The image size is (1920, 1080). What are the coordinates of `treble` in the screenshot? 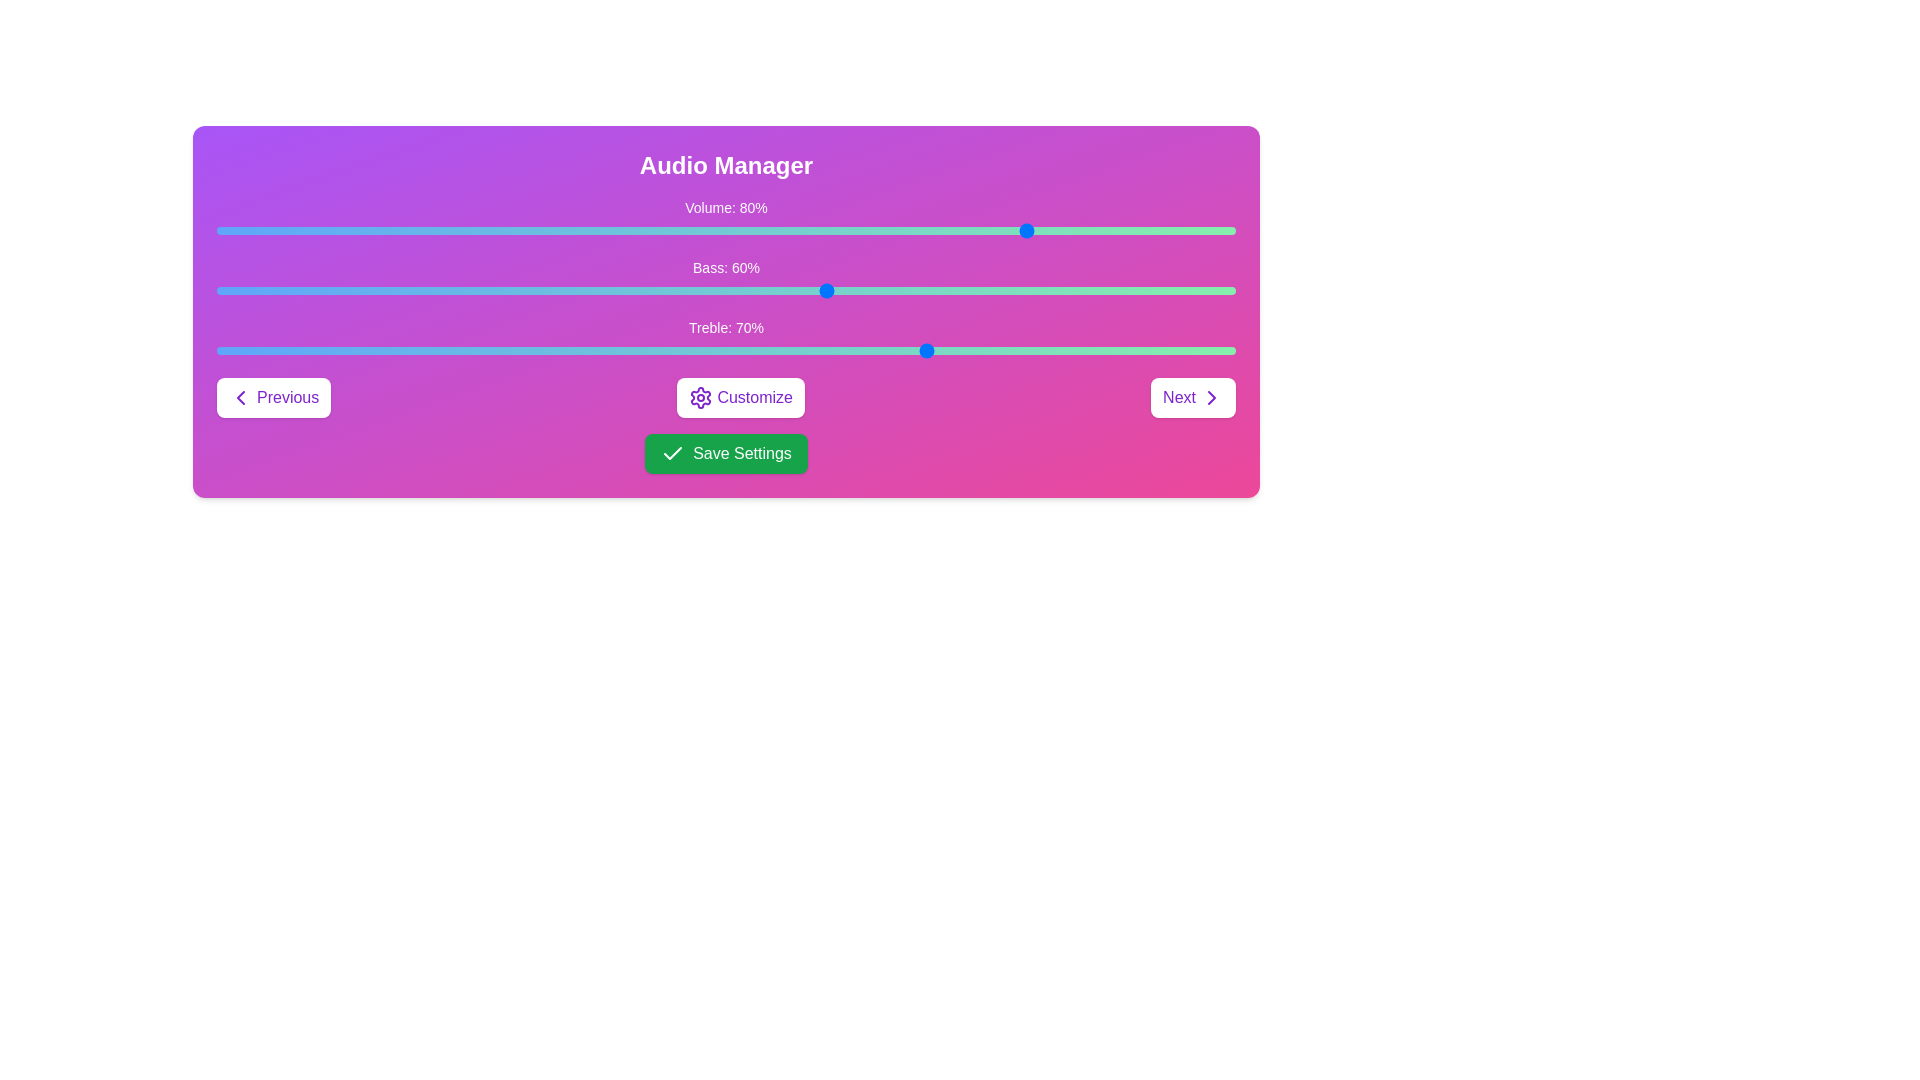 It's located at (369, 350).